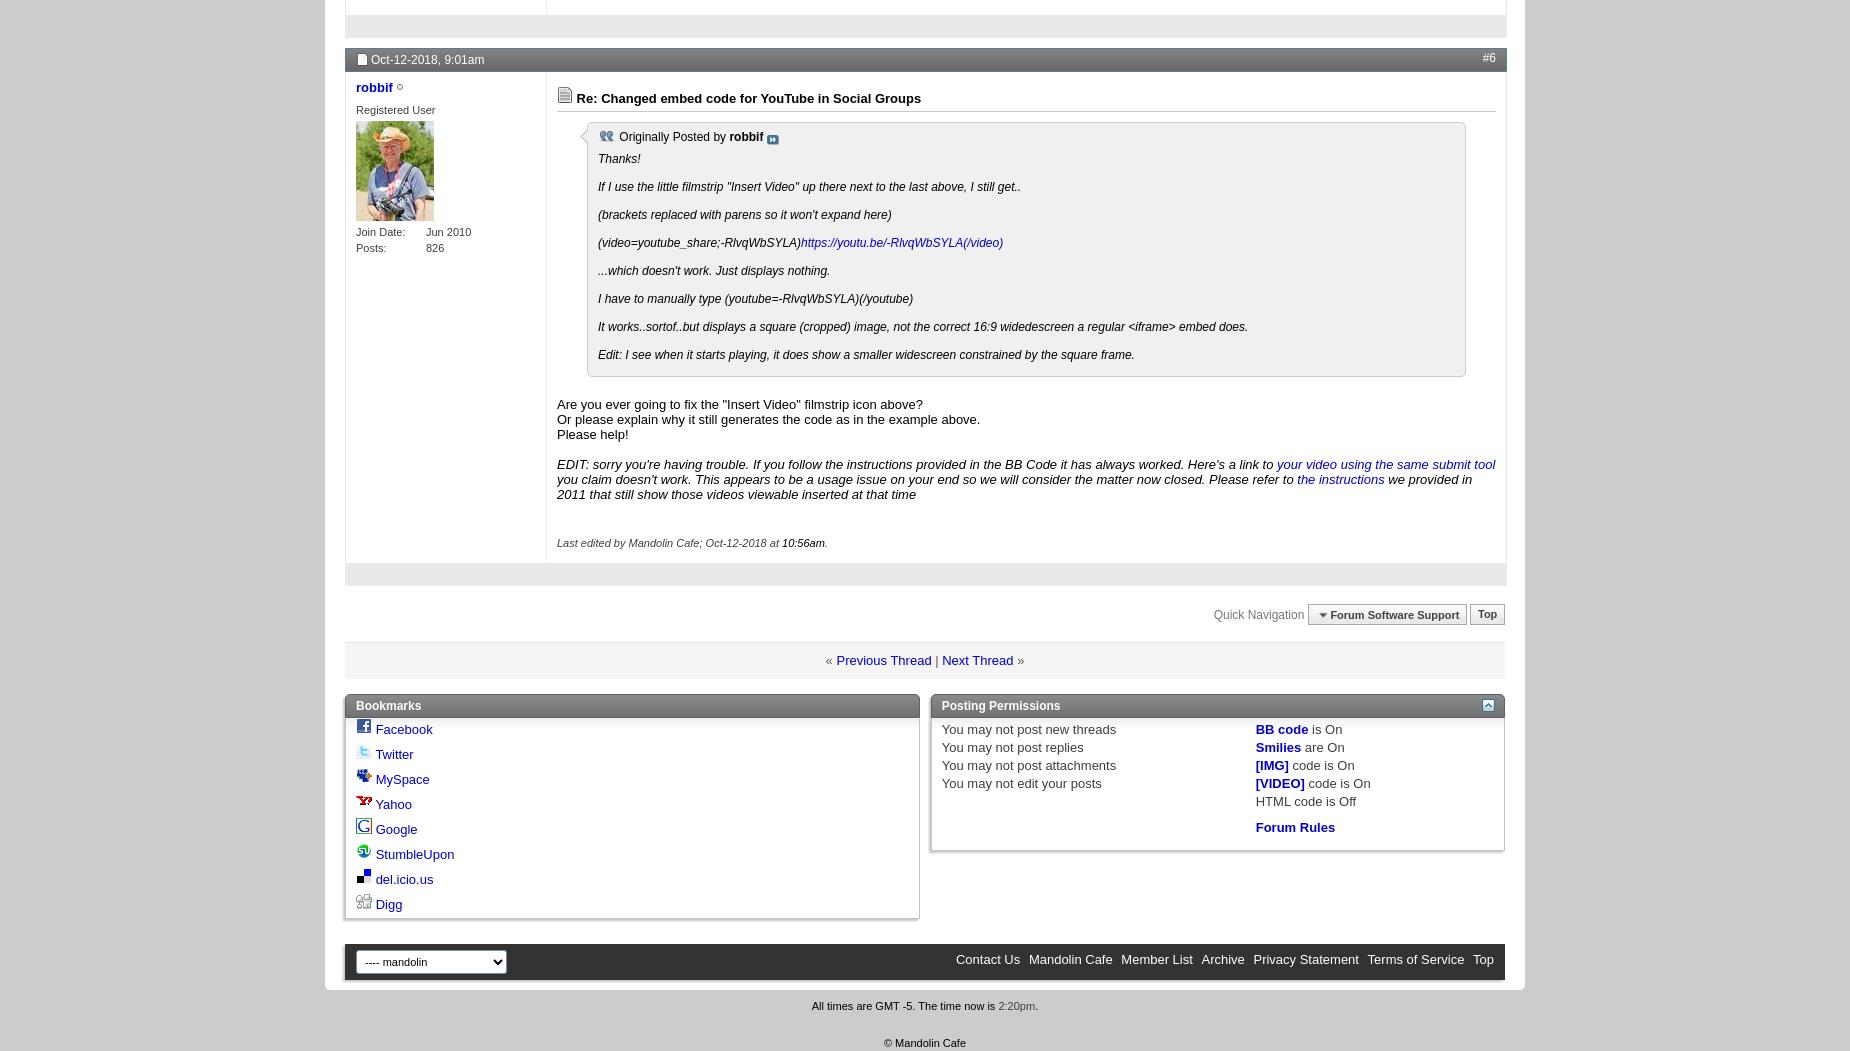 This screenshot has width=1850, height=1051. What do you see at coordinates (1394, 612) in the screenshot?
I see `'Forum Software Support'` at bounding box center [1394, 612].